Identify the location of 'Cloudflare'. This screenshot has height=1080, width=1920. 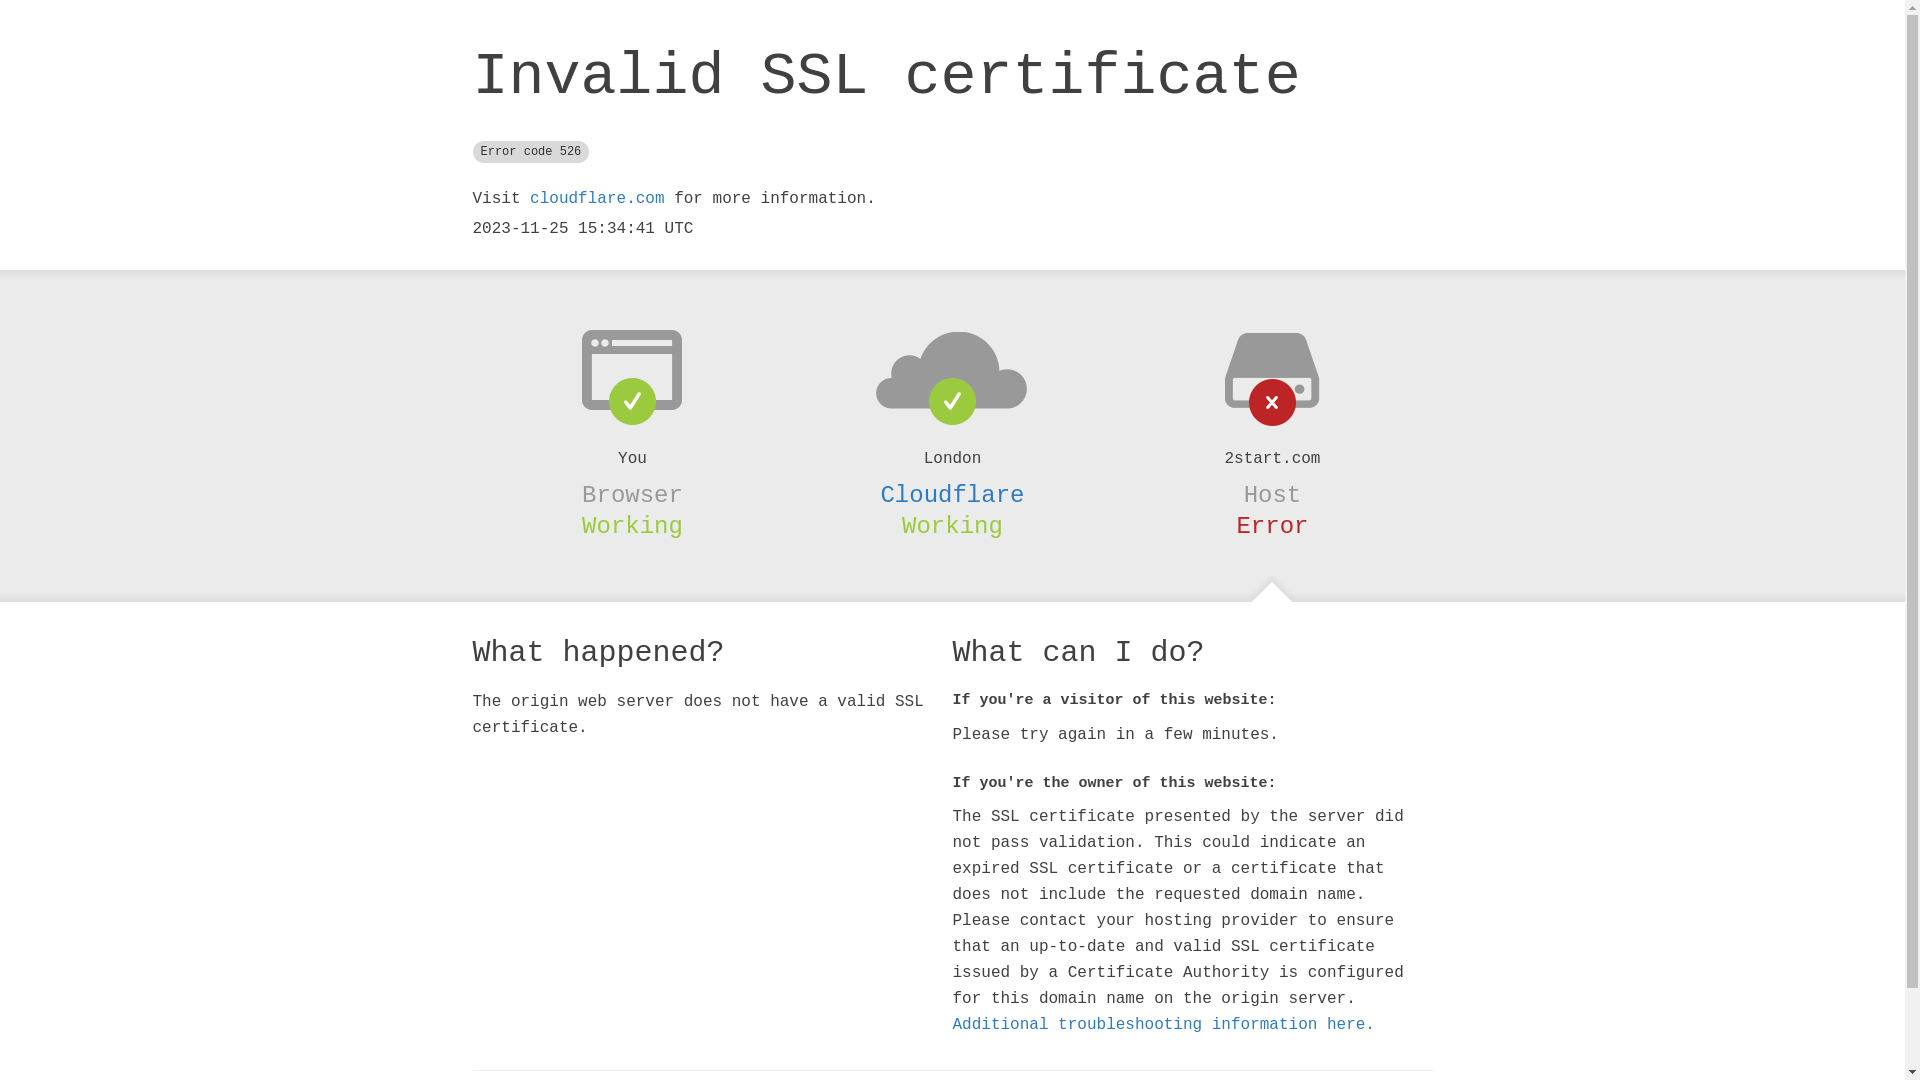
(950, 495).